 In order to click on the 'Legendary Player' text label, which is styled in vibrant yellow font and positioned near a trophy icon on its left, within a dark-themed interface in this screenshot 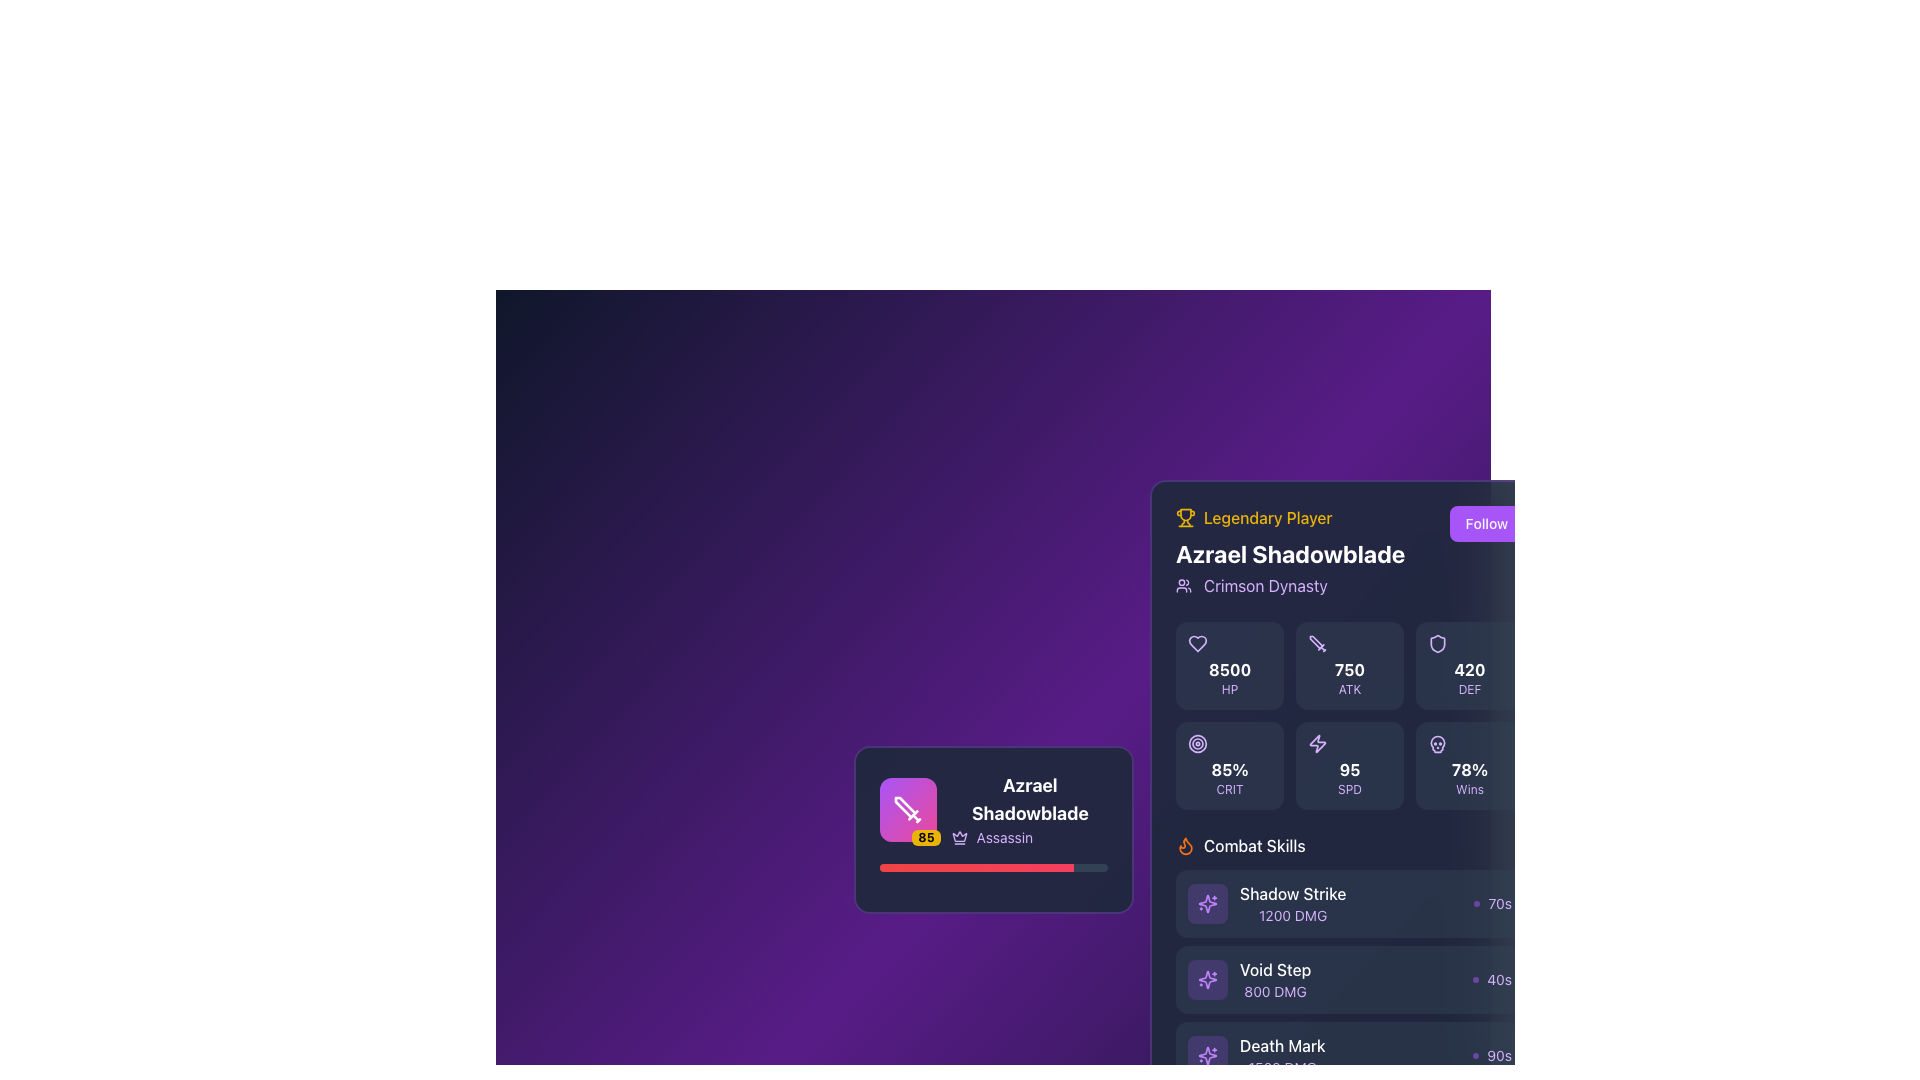, I will do `click(1266, 516)`.